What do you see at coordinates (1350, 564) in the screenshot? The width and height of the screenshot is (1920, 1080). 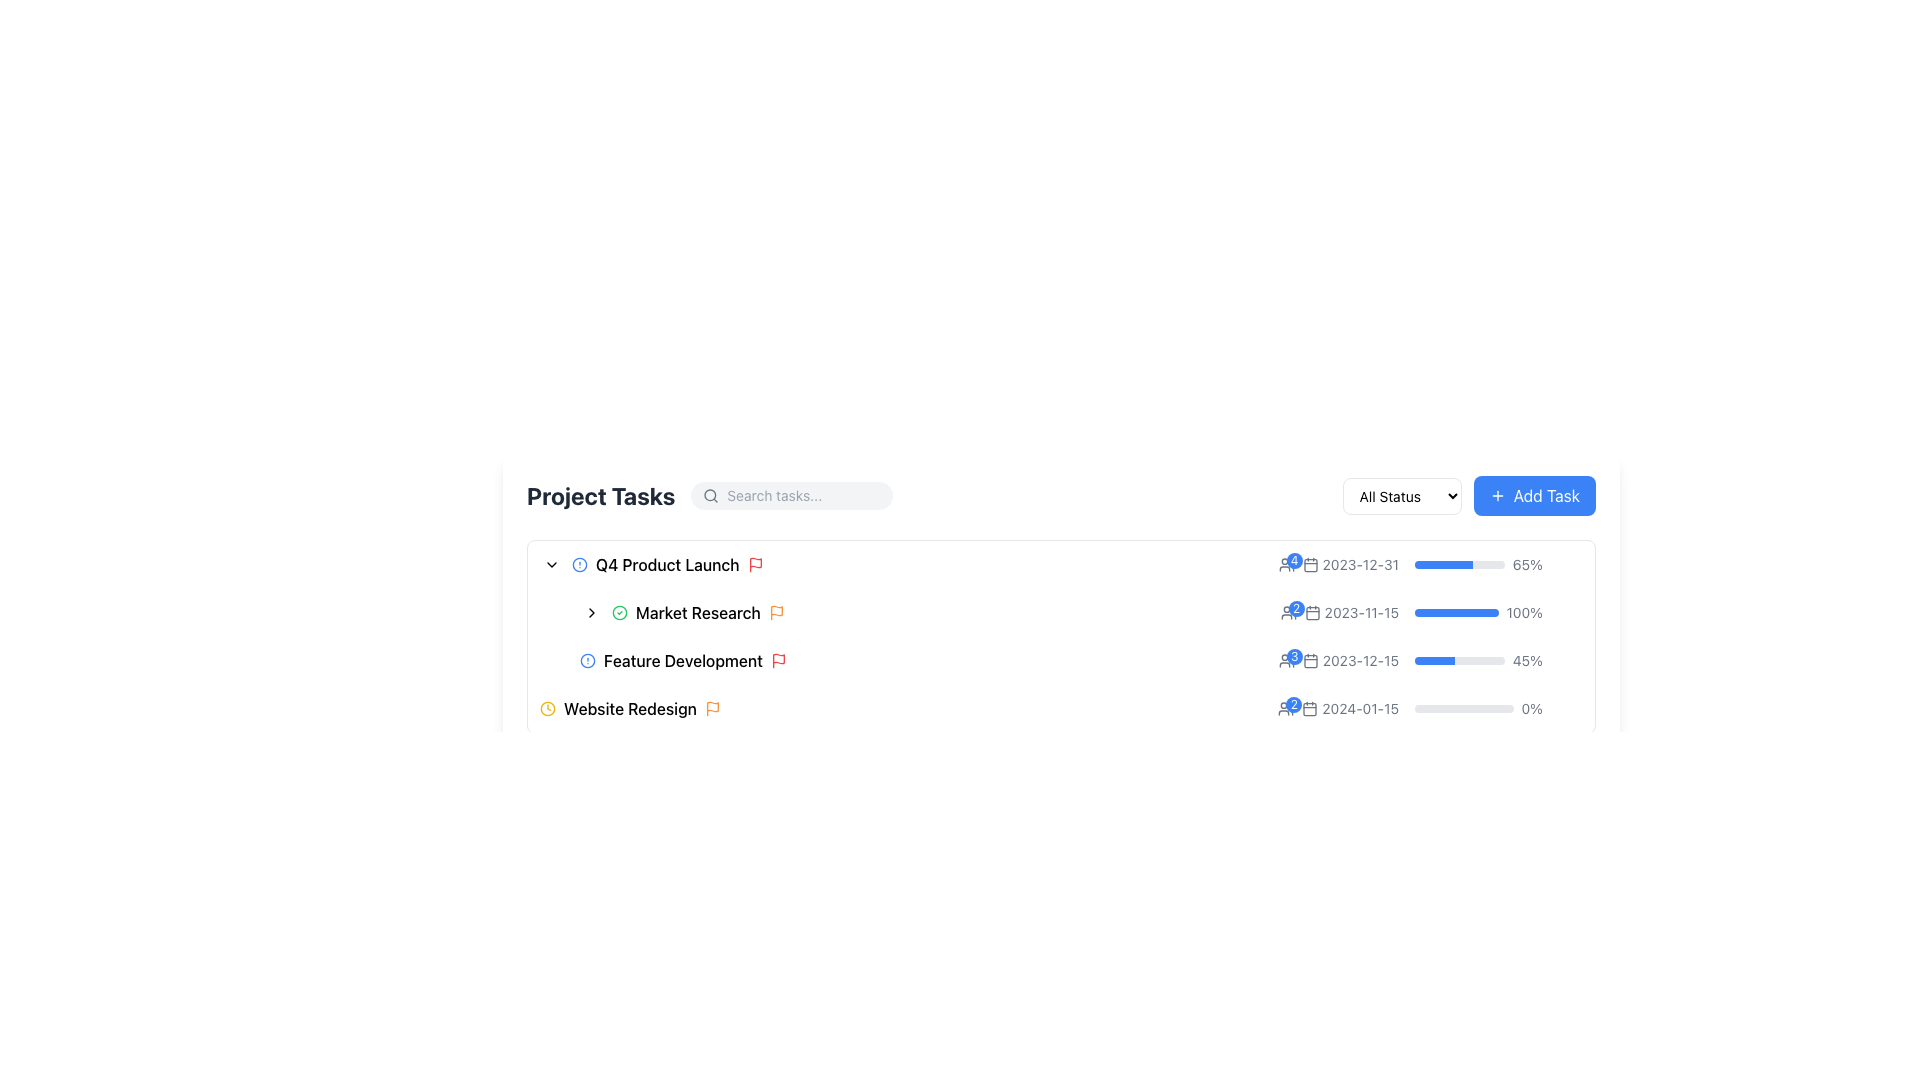 I see `the Text with icon element displaying the date '2023-12-31' which is next to 'Market Research' in the due dates column` at bounding box center [1350, 564].